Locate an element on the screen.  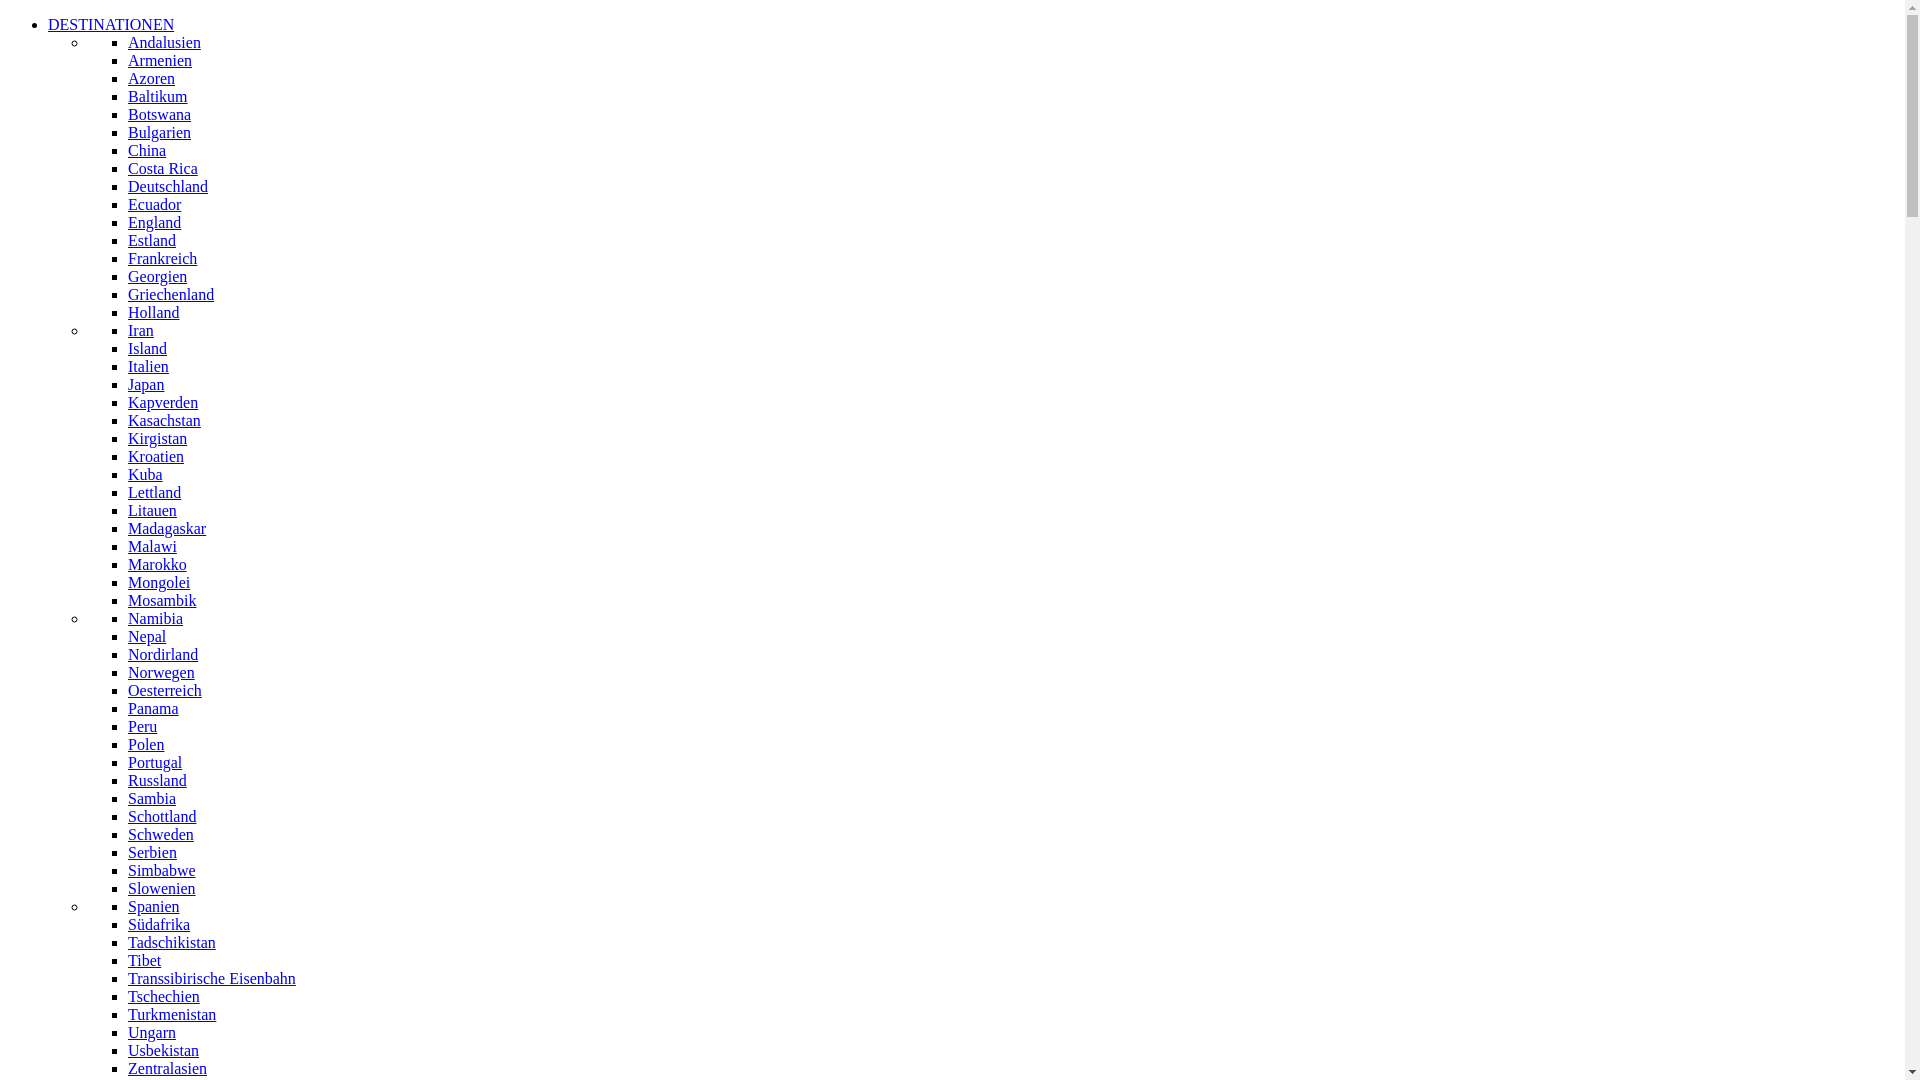
'Estland' is located at coordinates (151, 239).